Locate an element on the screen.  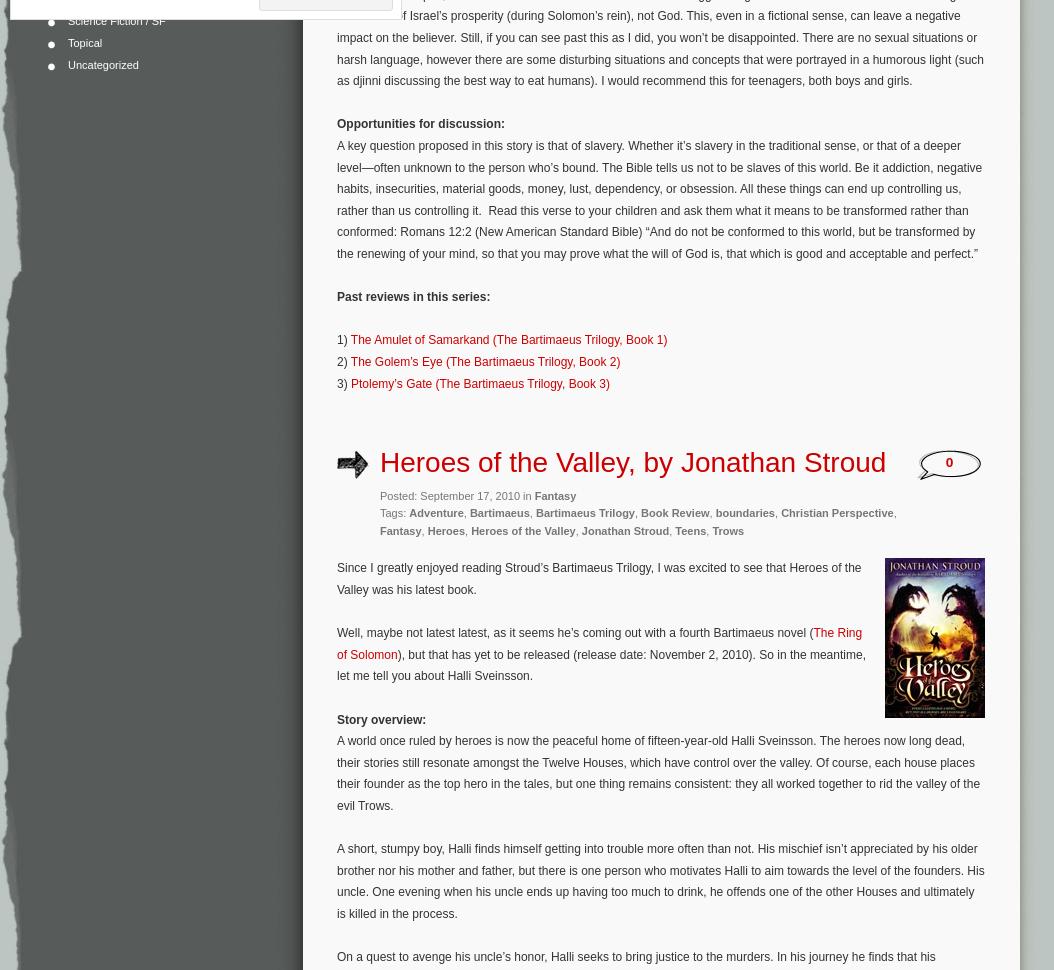
'Tags:' is located at coordinates (393, 513).